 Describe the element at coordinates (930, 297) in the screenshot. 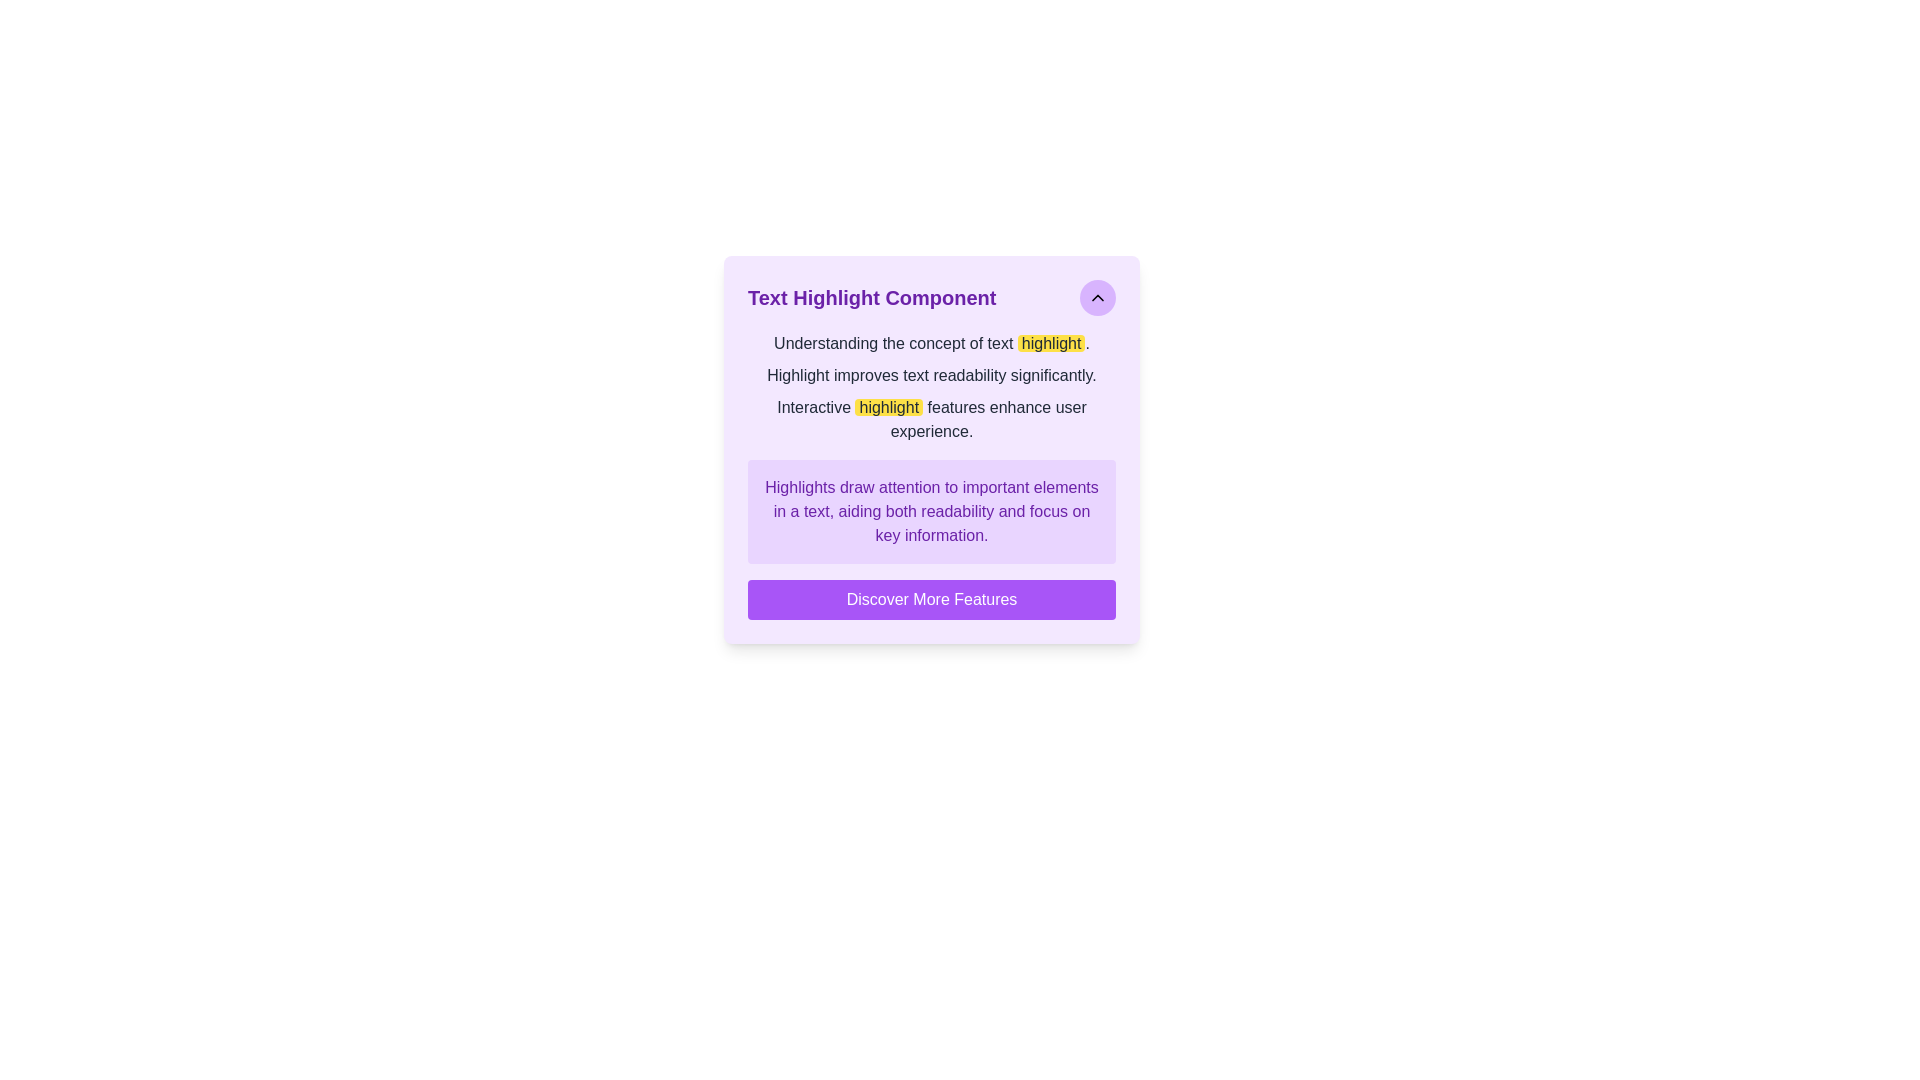

I see `title of the Card Header with Title and Button that states 'Text Highlight Component', which is bold and purple-colored, located at the top of the card` at that location.